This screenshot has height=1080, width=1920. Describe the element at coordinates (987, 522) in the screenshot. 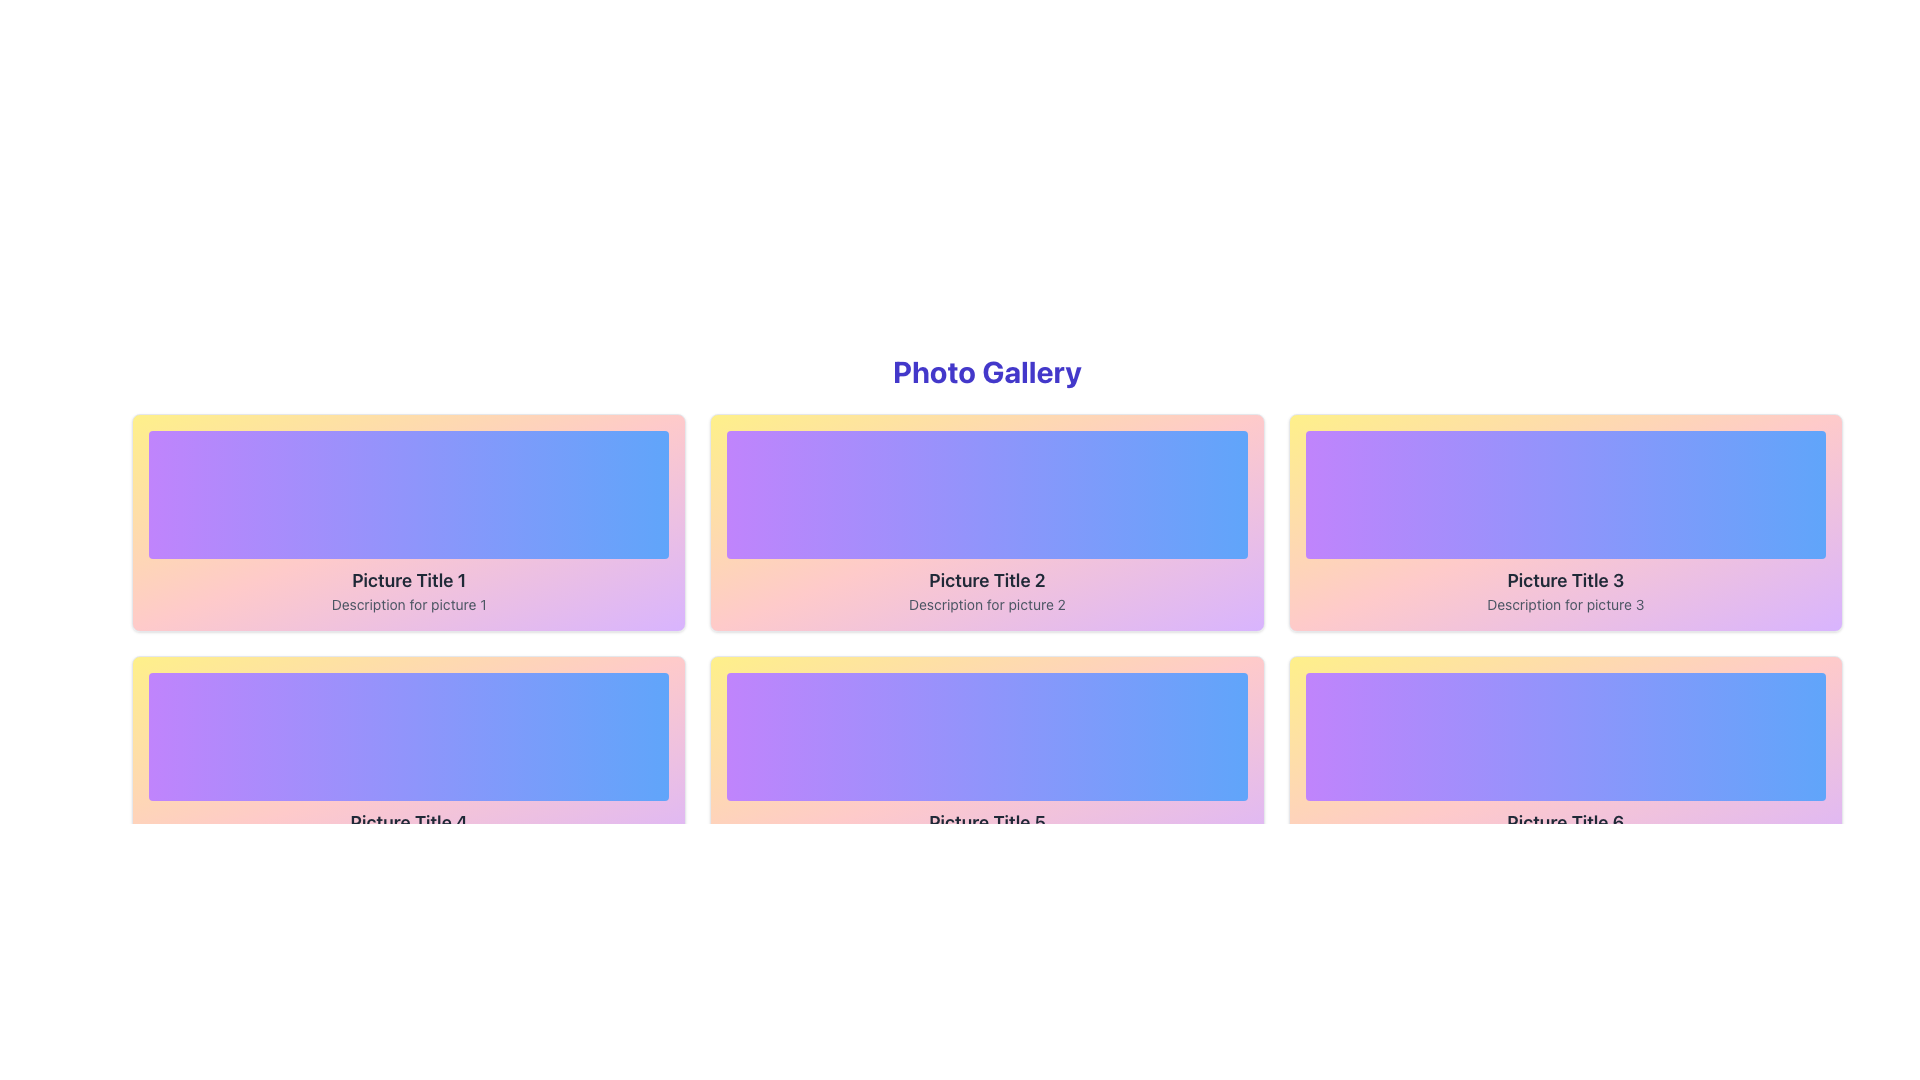

I see `the second card in the first row of the grid layout, which displays an image along with the title 'Picture Title 2' and its description` at that location.